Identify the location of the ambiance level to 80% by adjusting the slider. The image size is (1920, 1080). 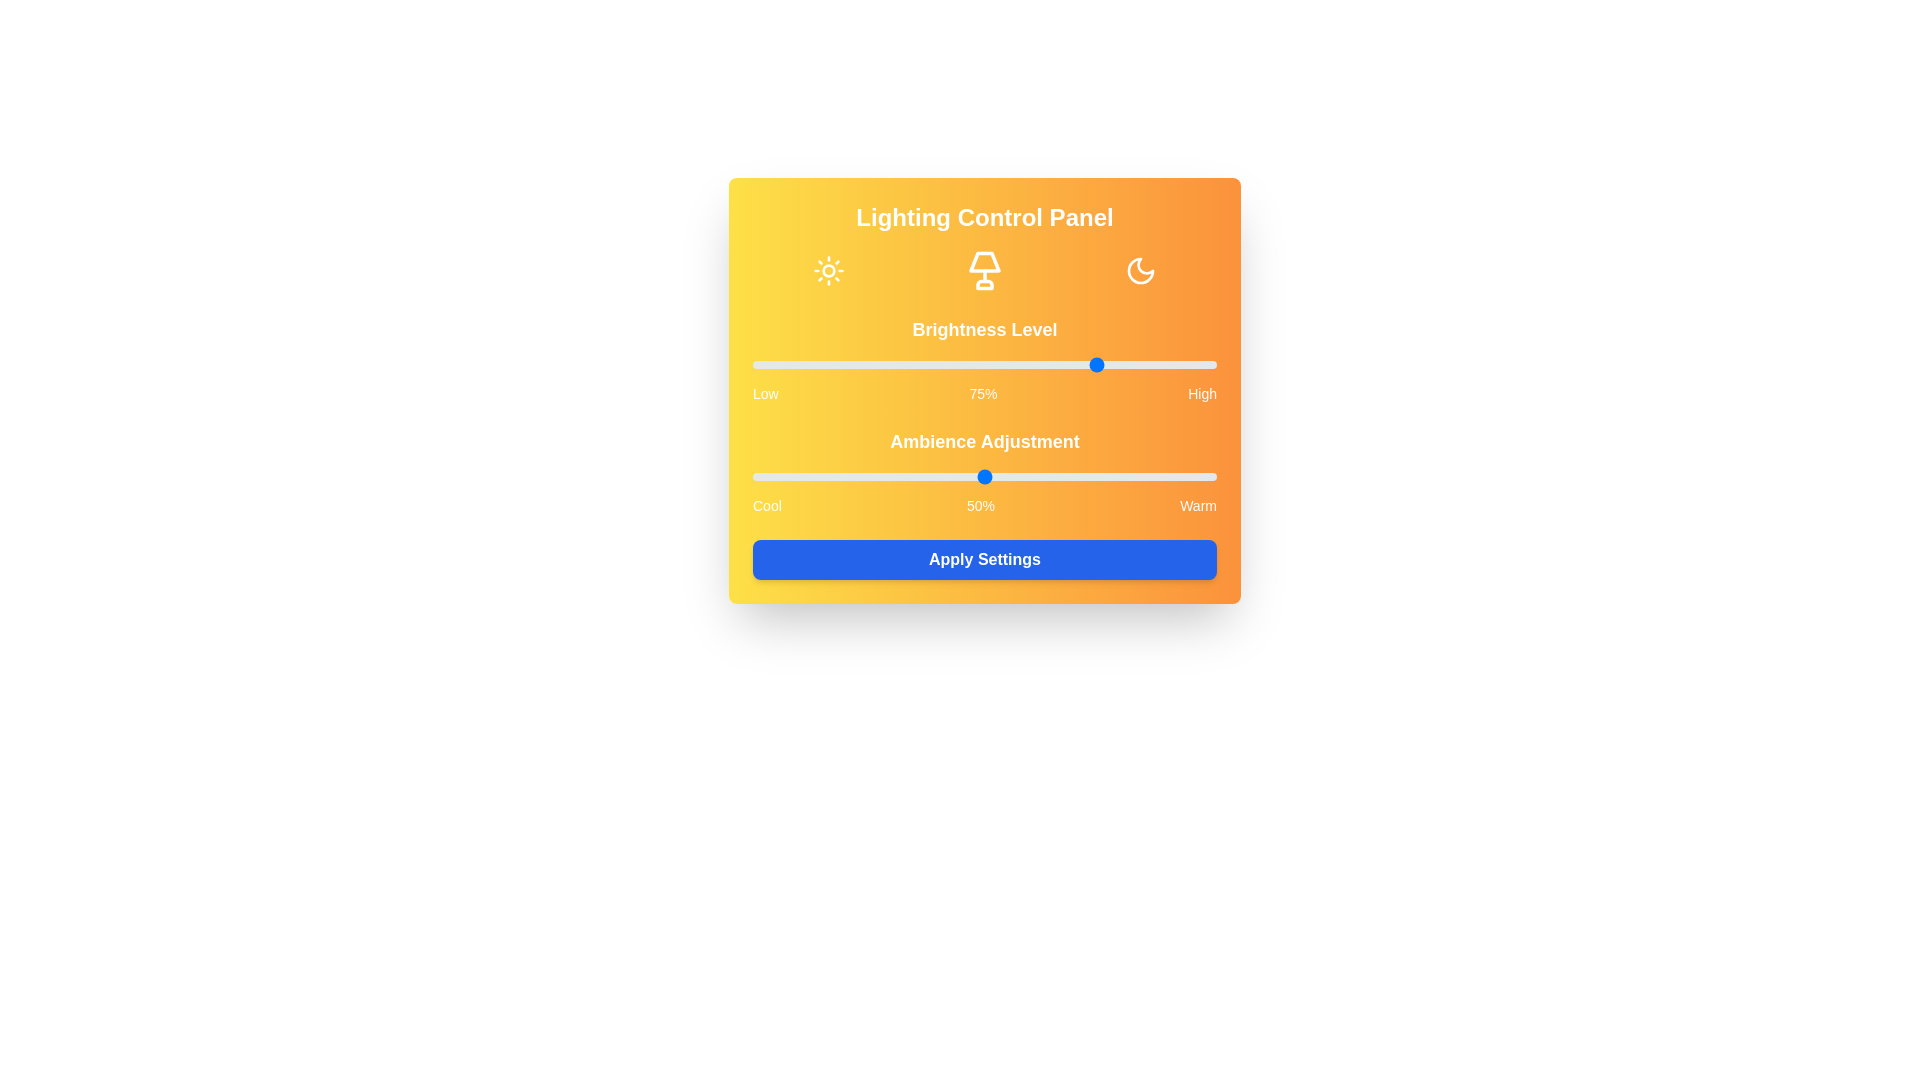
(1124, 477).